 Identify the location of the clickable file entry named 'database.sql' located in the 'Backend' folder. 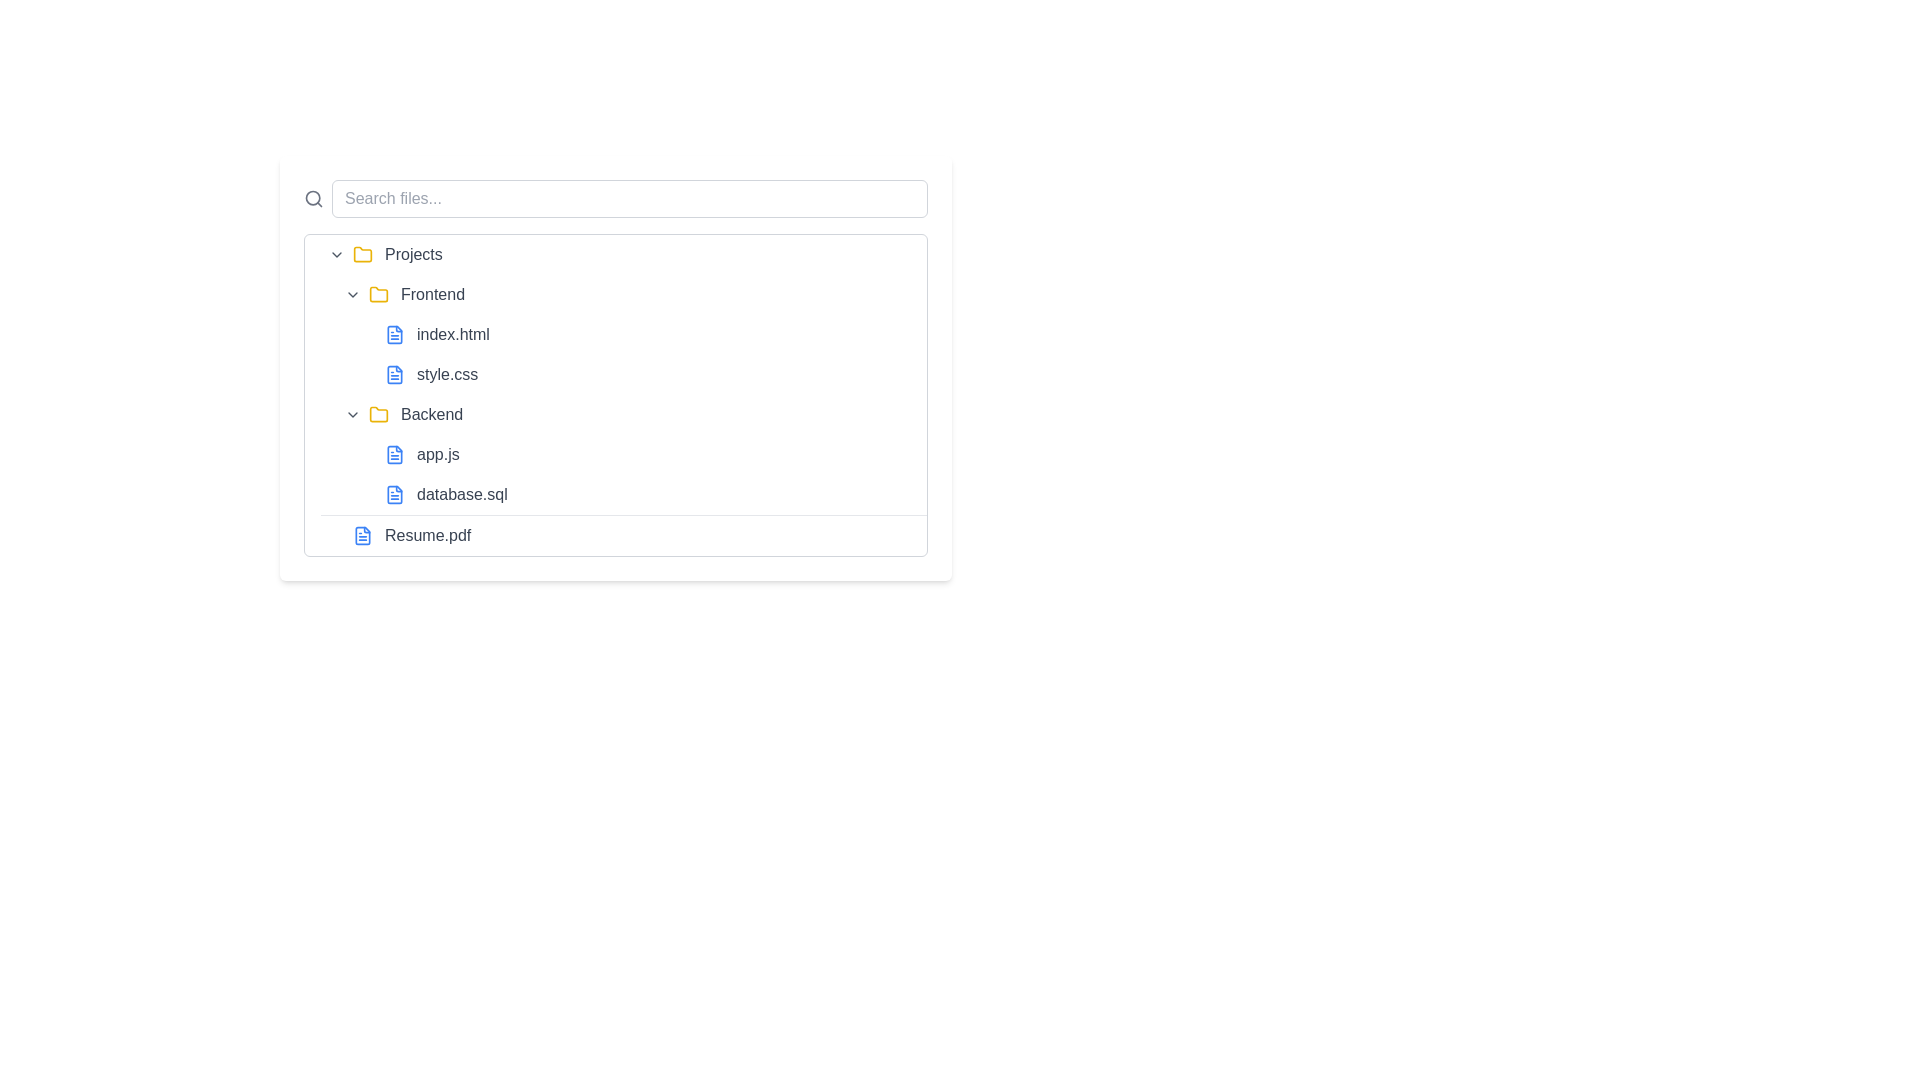
(638, 494).